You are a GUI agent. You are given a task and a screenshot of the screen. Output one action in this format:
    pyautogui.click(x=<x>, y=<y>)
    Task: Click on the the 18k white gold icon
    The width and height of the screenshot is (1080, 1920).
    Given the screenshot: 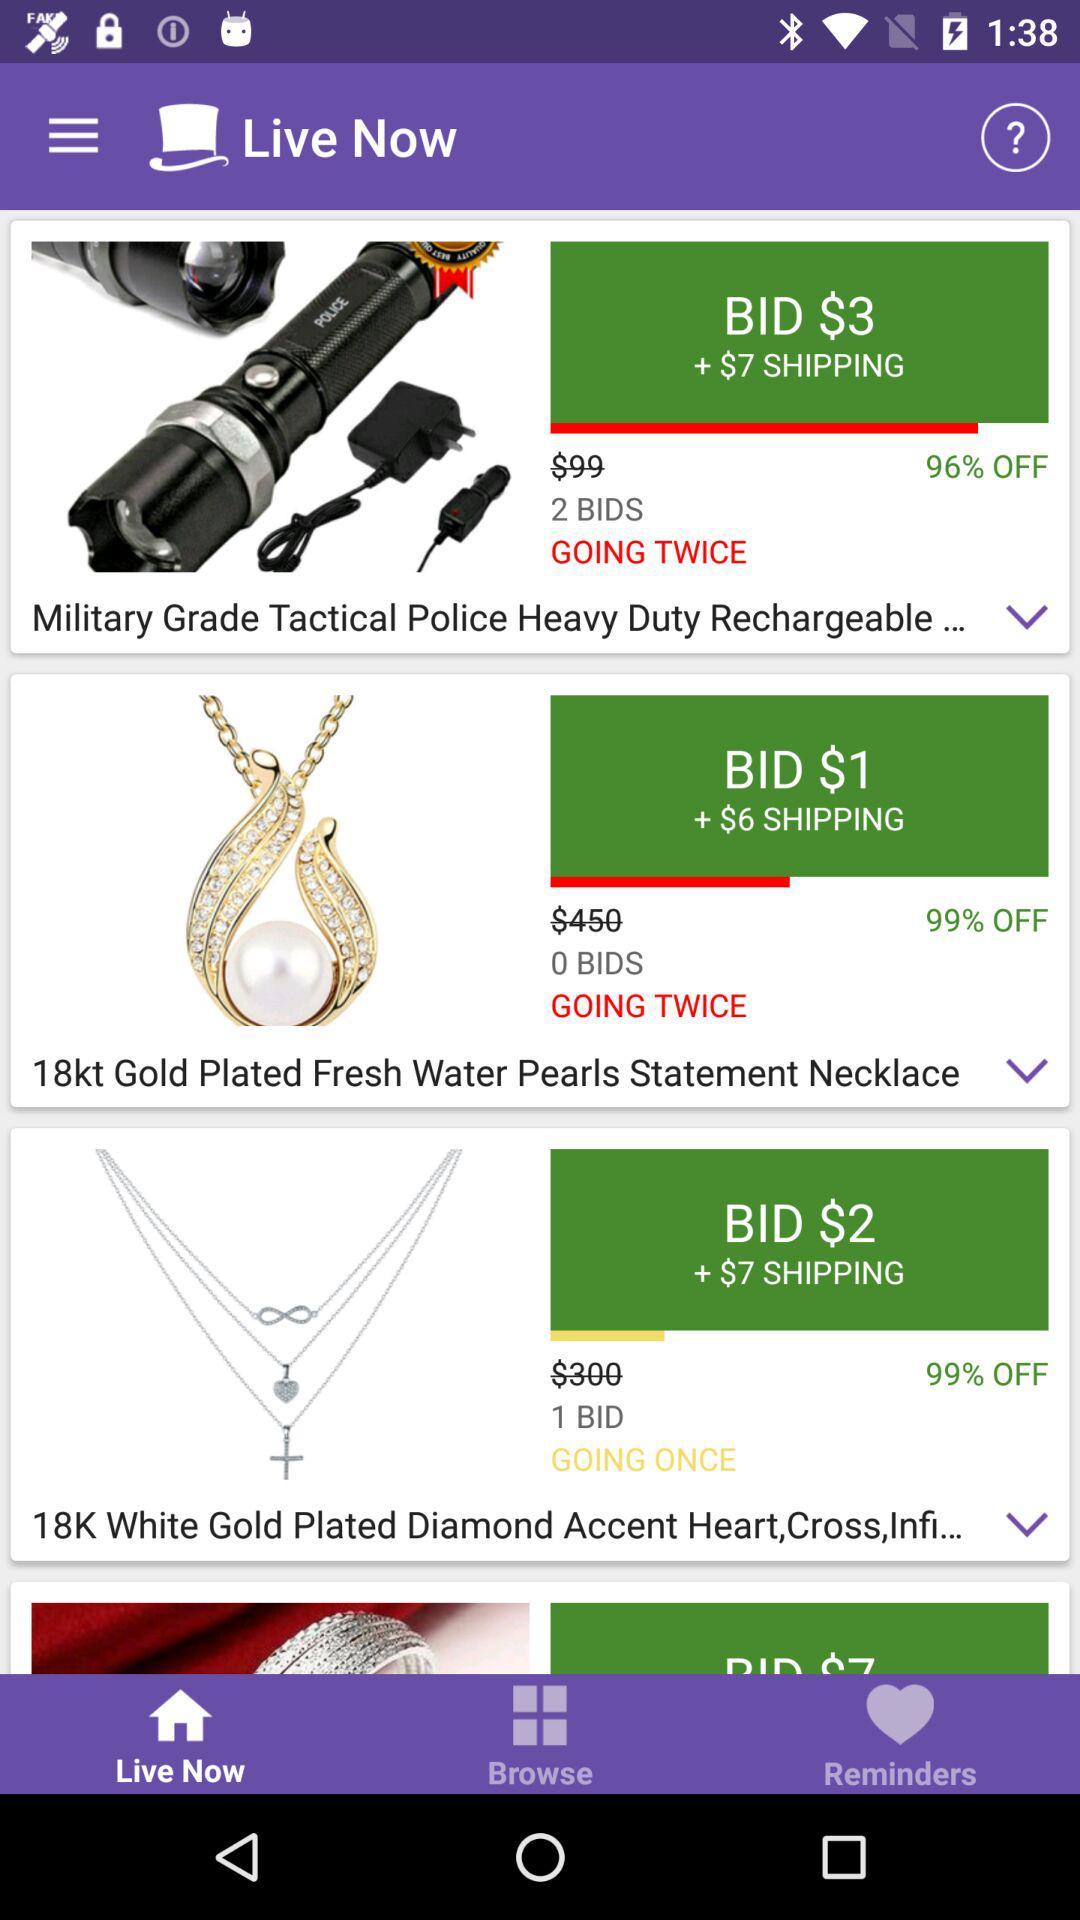 What is the action you would take?
    pyautogui.click(x=540, y=1529)
    